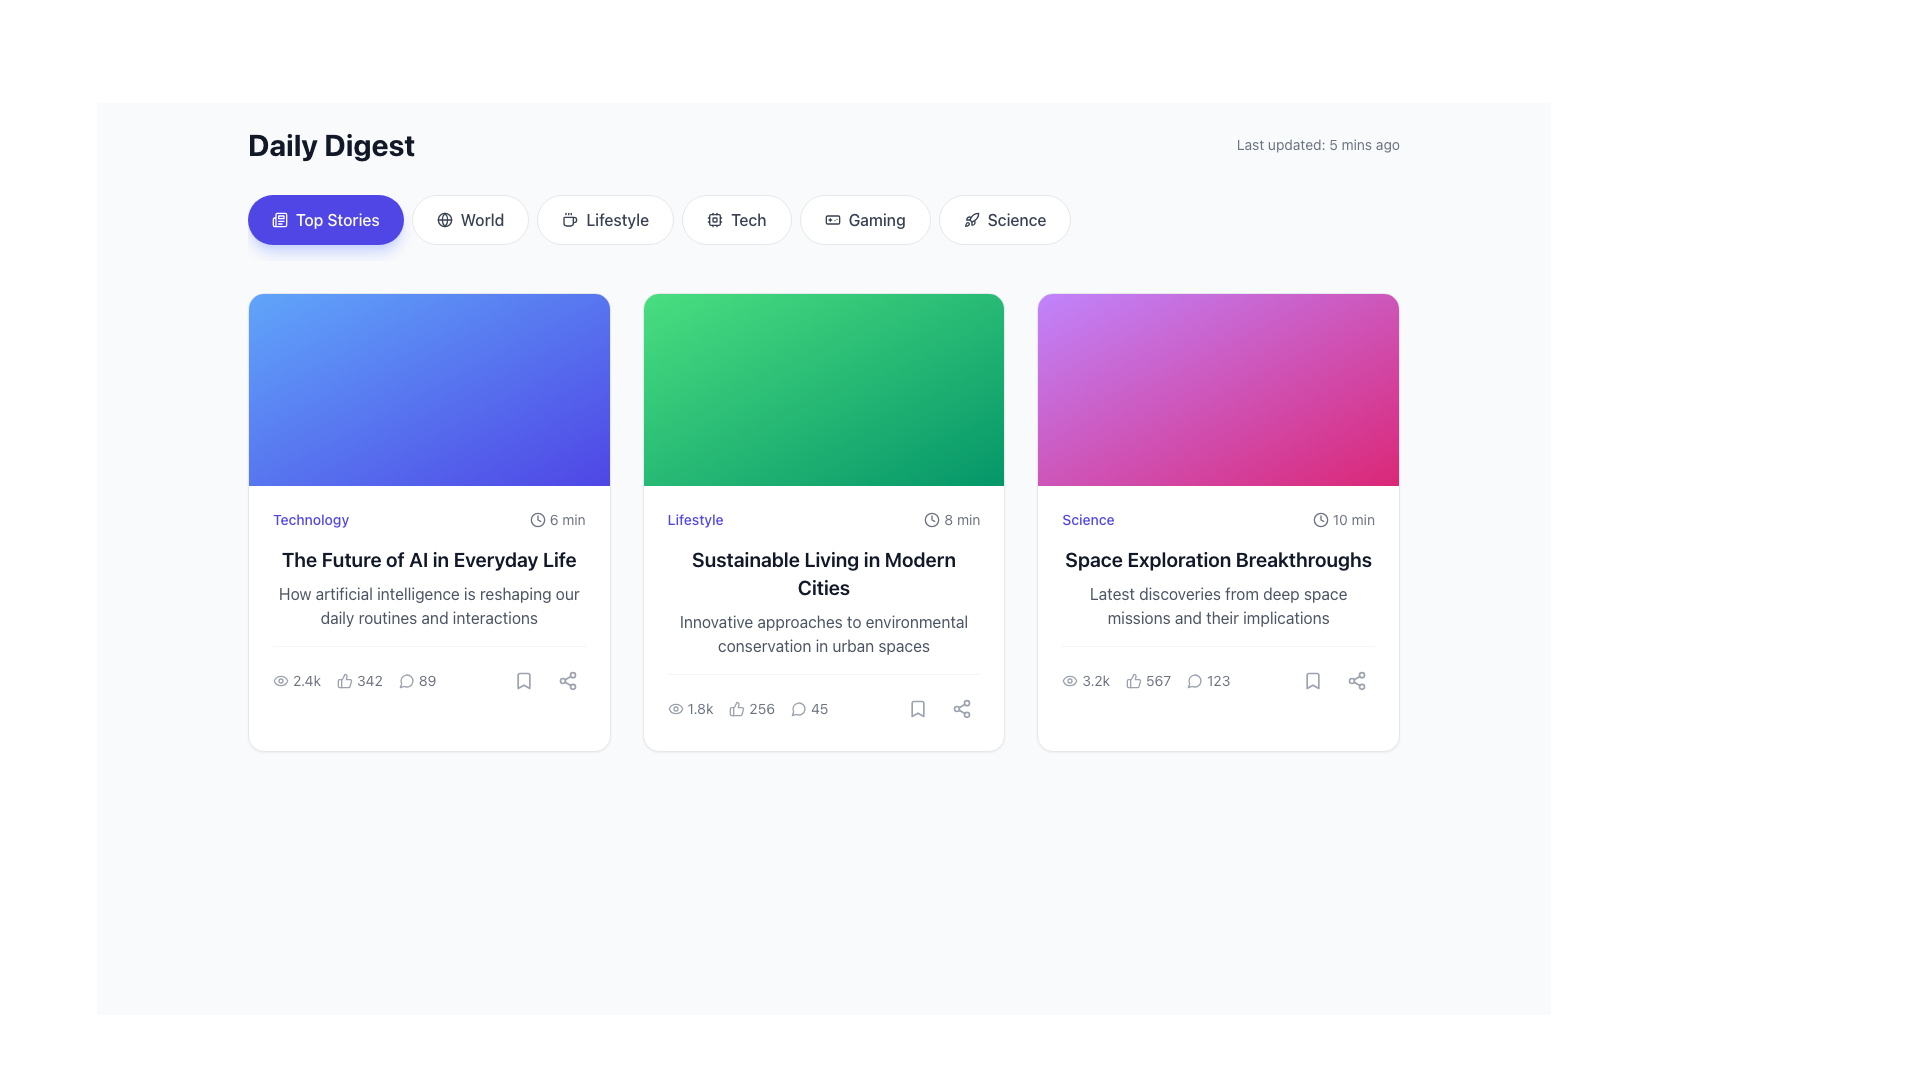  What do you see at coordinates (797, 708) in the screenshot?
I see `the speech bubble icon, which is part of the SVG graphic in the engagement metrics section below the 'Sustainable Living in Modern Cities' card, to interact` at bounding box center [797, 708].